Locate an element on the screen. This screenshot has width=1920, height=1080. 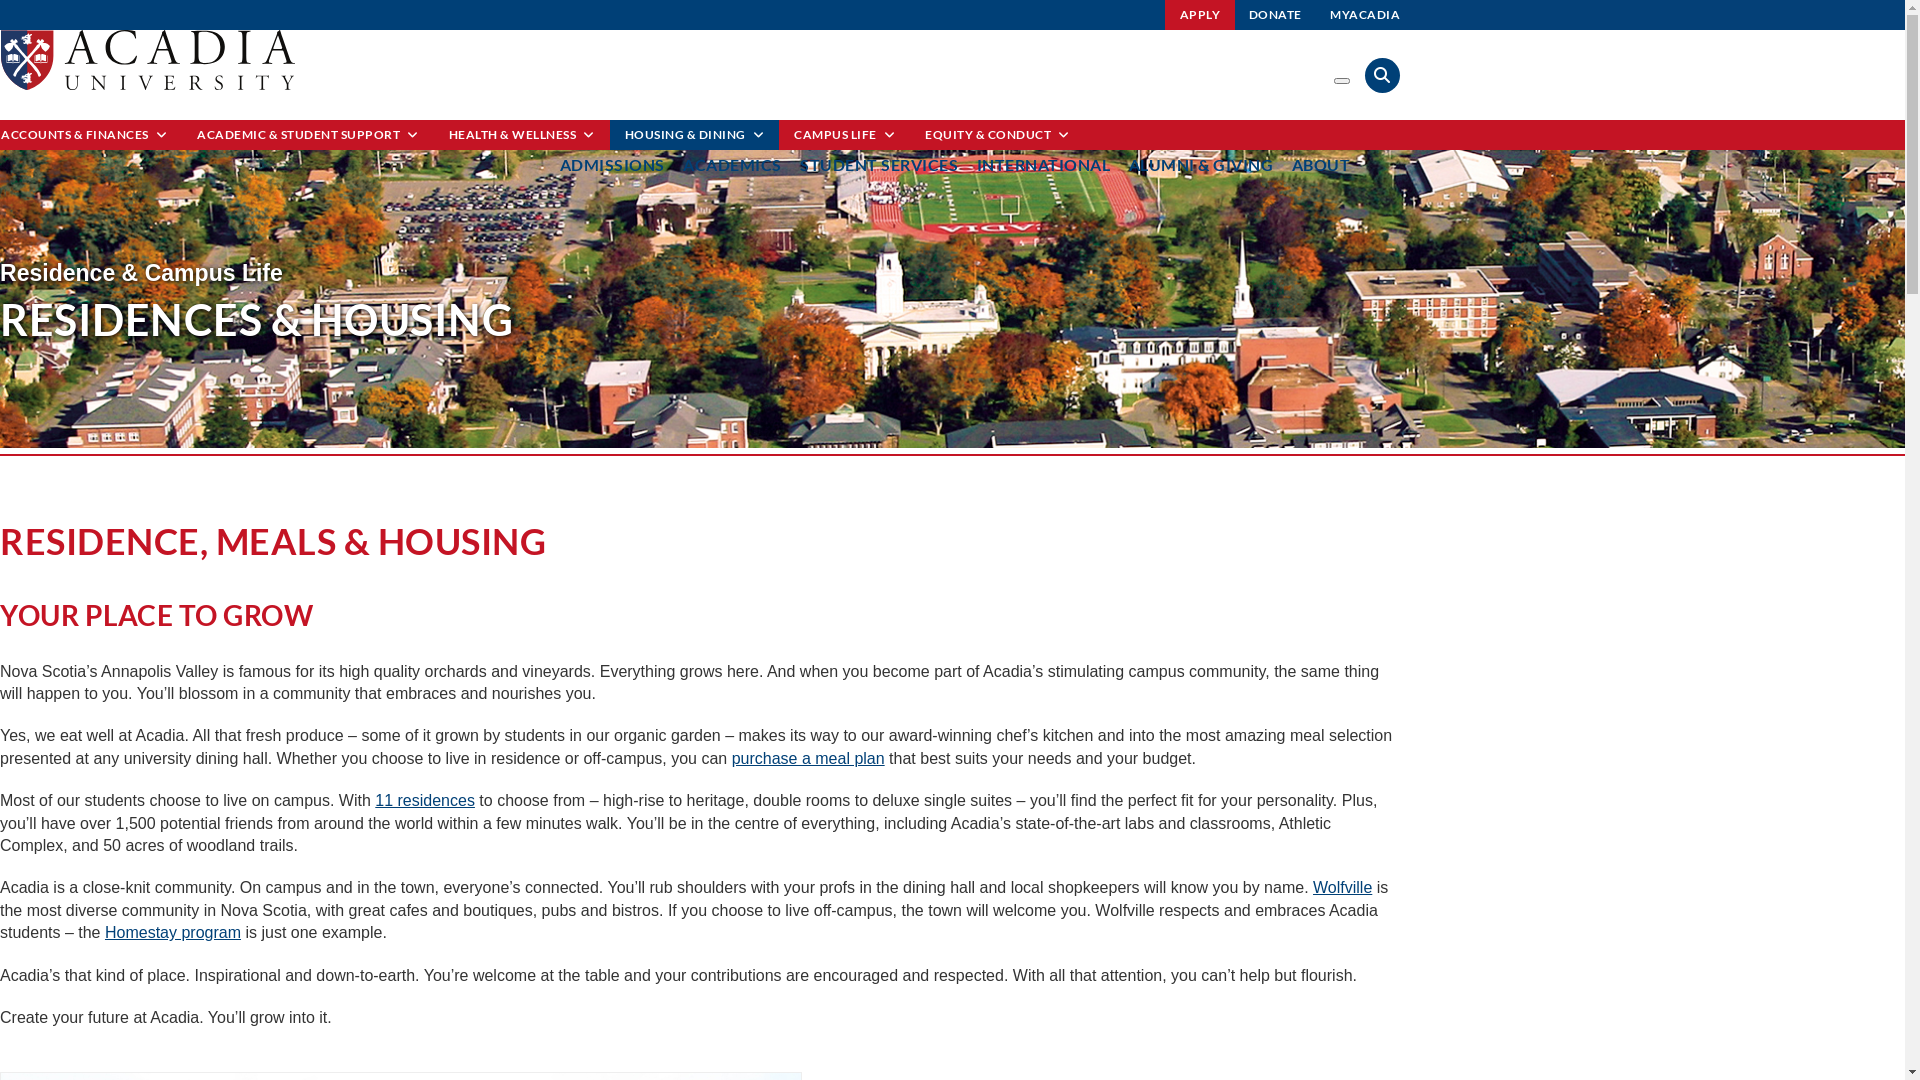
'Homestay program' is located at coordinates (104, 932).